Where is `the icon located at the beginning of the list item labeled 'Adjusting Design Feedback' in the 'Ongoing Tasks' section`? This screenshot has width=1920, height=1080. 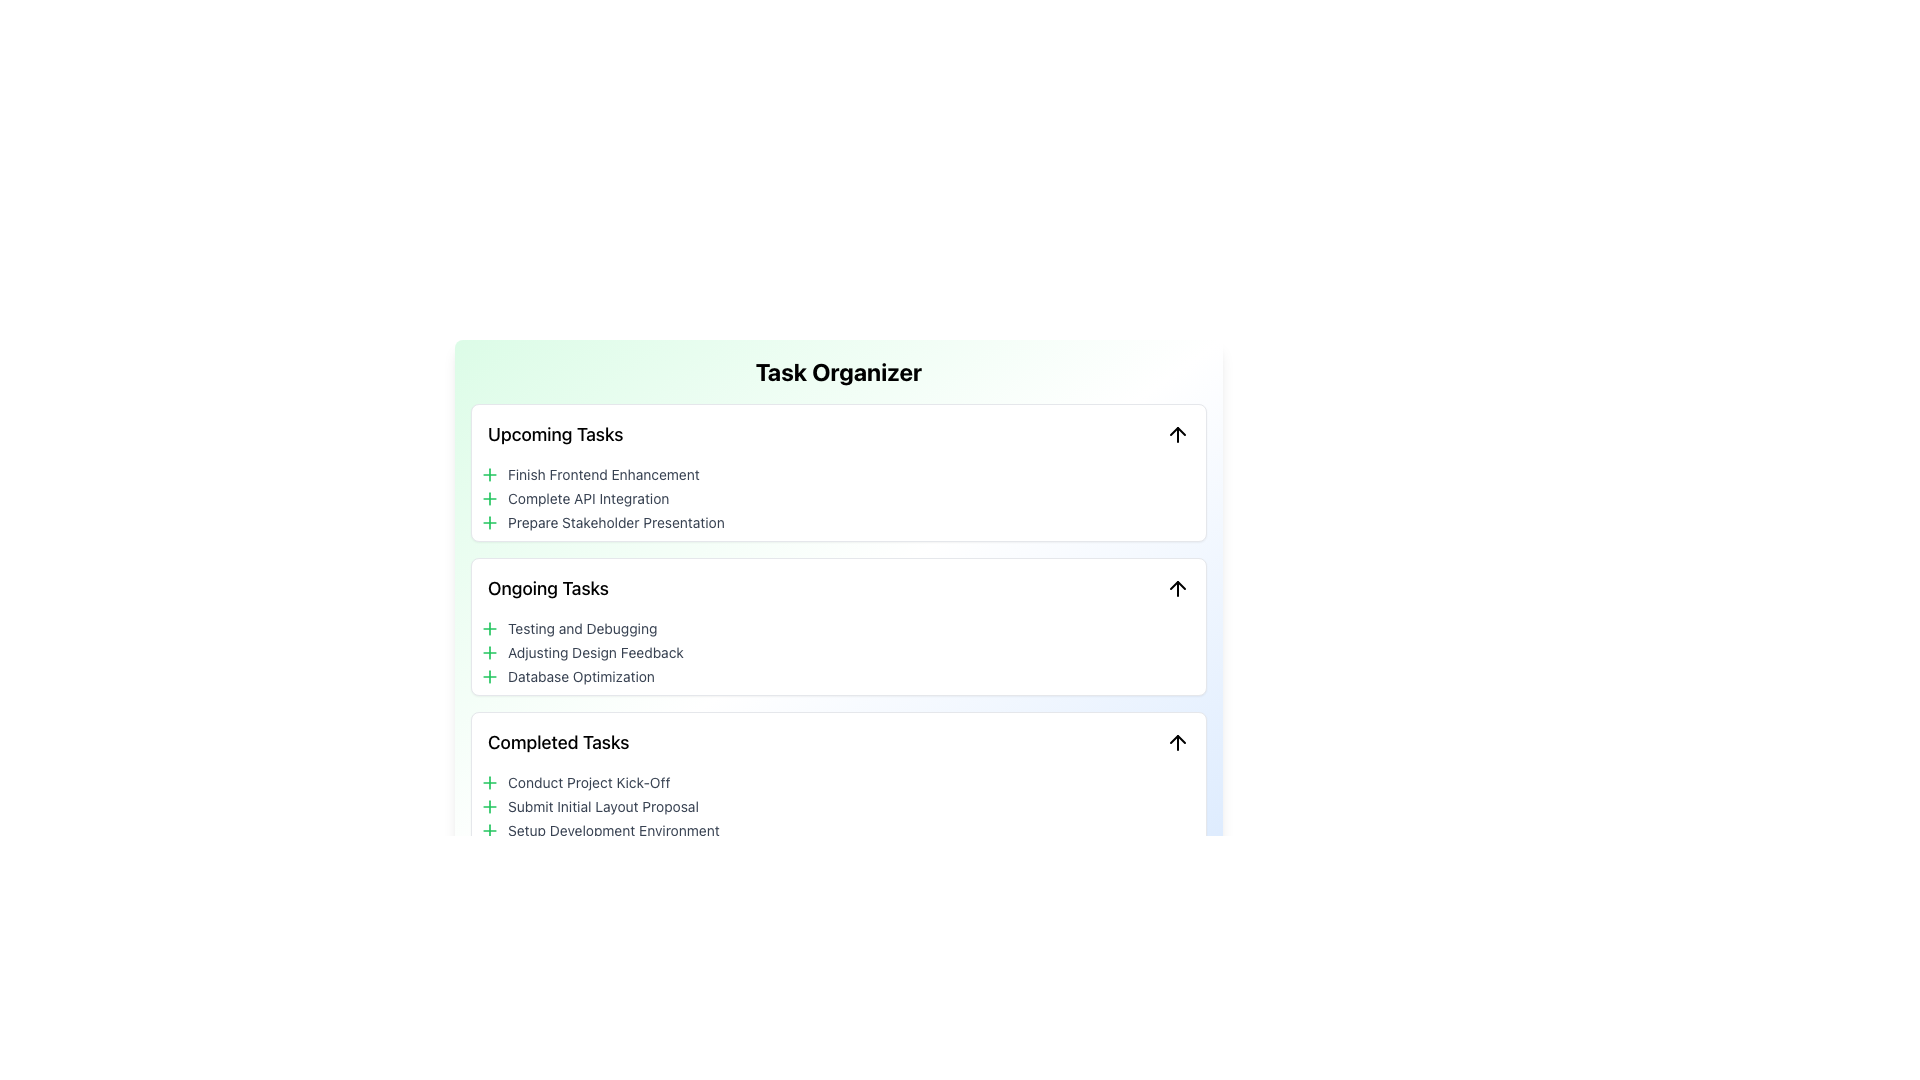
the icon located at the beginning of the list item labeled 'Adjusting Design Feedback' in the 'Ongoing Tasks' section is located at coordinates (489, 652).